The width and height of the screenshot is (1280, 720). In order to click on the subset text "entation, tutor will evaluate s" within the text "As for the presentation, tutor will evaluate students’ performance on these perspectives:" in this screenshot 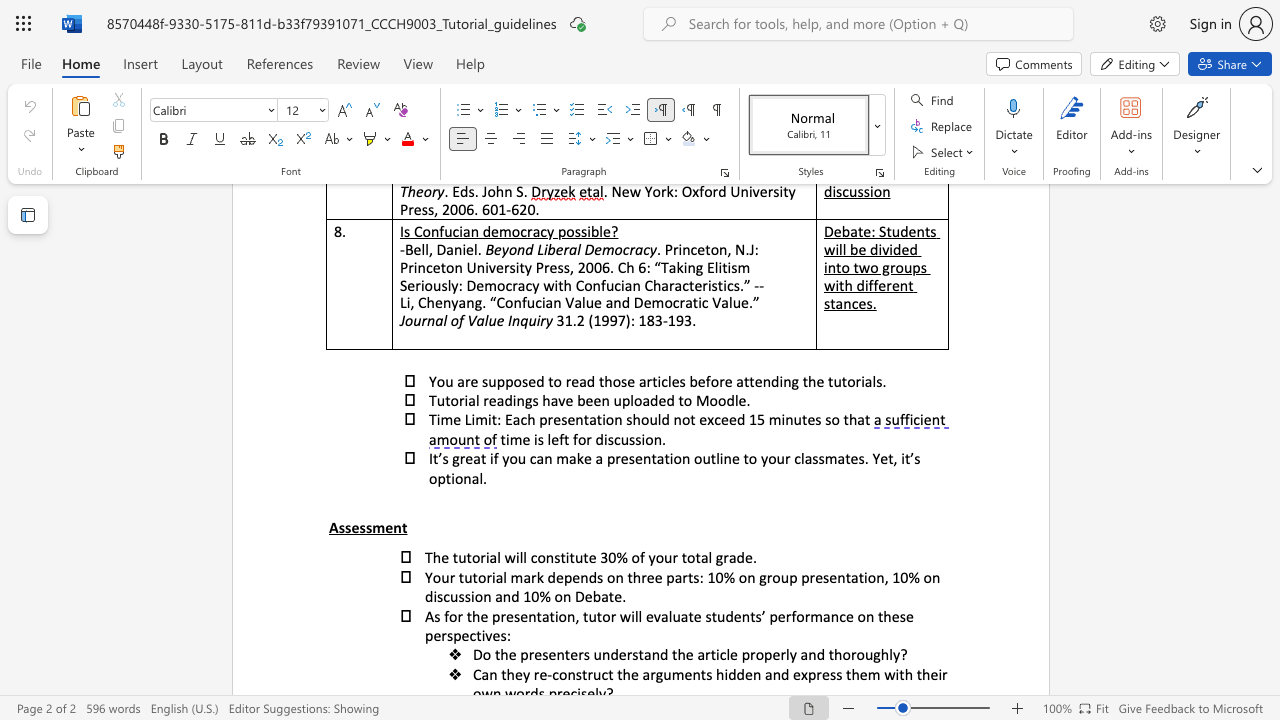, I will do `click(520, 615)`.